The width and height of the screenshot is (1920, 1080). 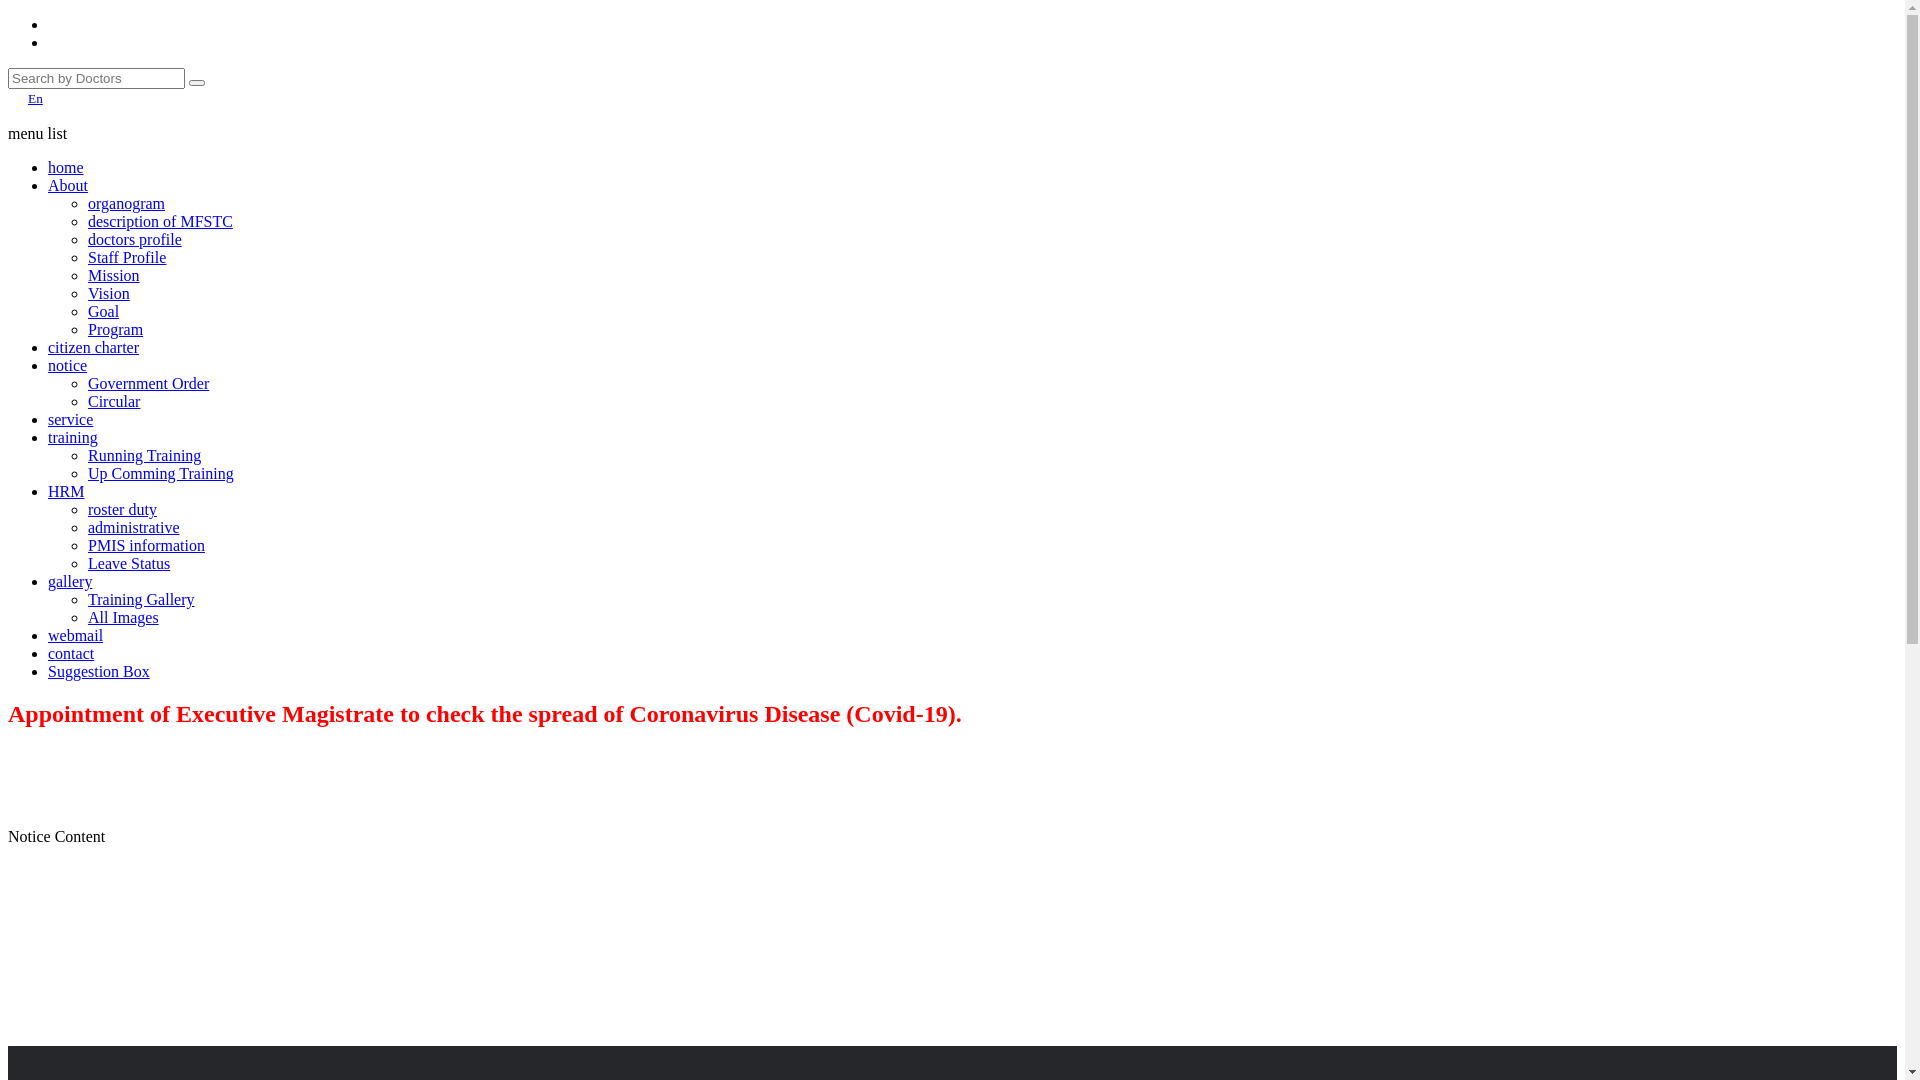 What do you see at coordinates (48, 491) in the screenshot?
I see `'HRM'` at bounding box center [48, 491].